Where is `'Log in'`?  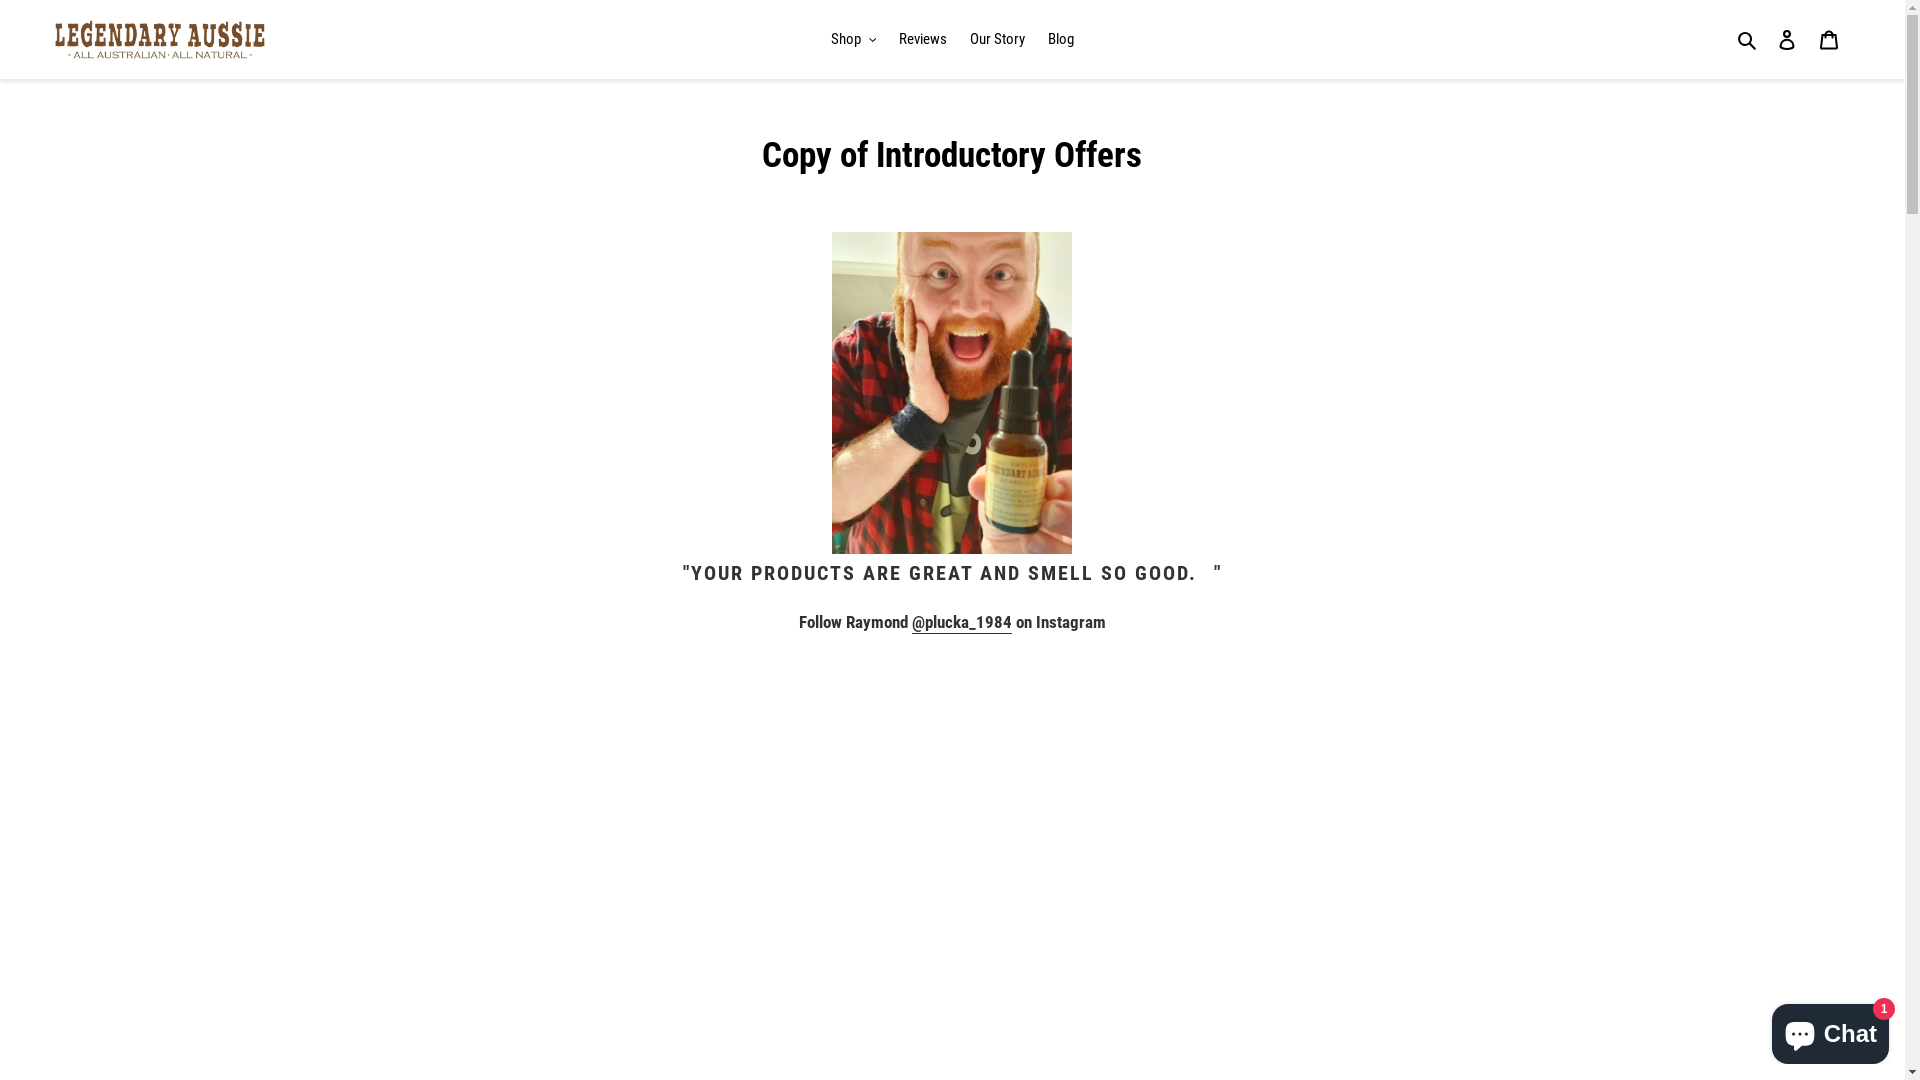
'Log in' is located at coordinates (1786, 39).